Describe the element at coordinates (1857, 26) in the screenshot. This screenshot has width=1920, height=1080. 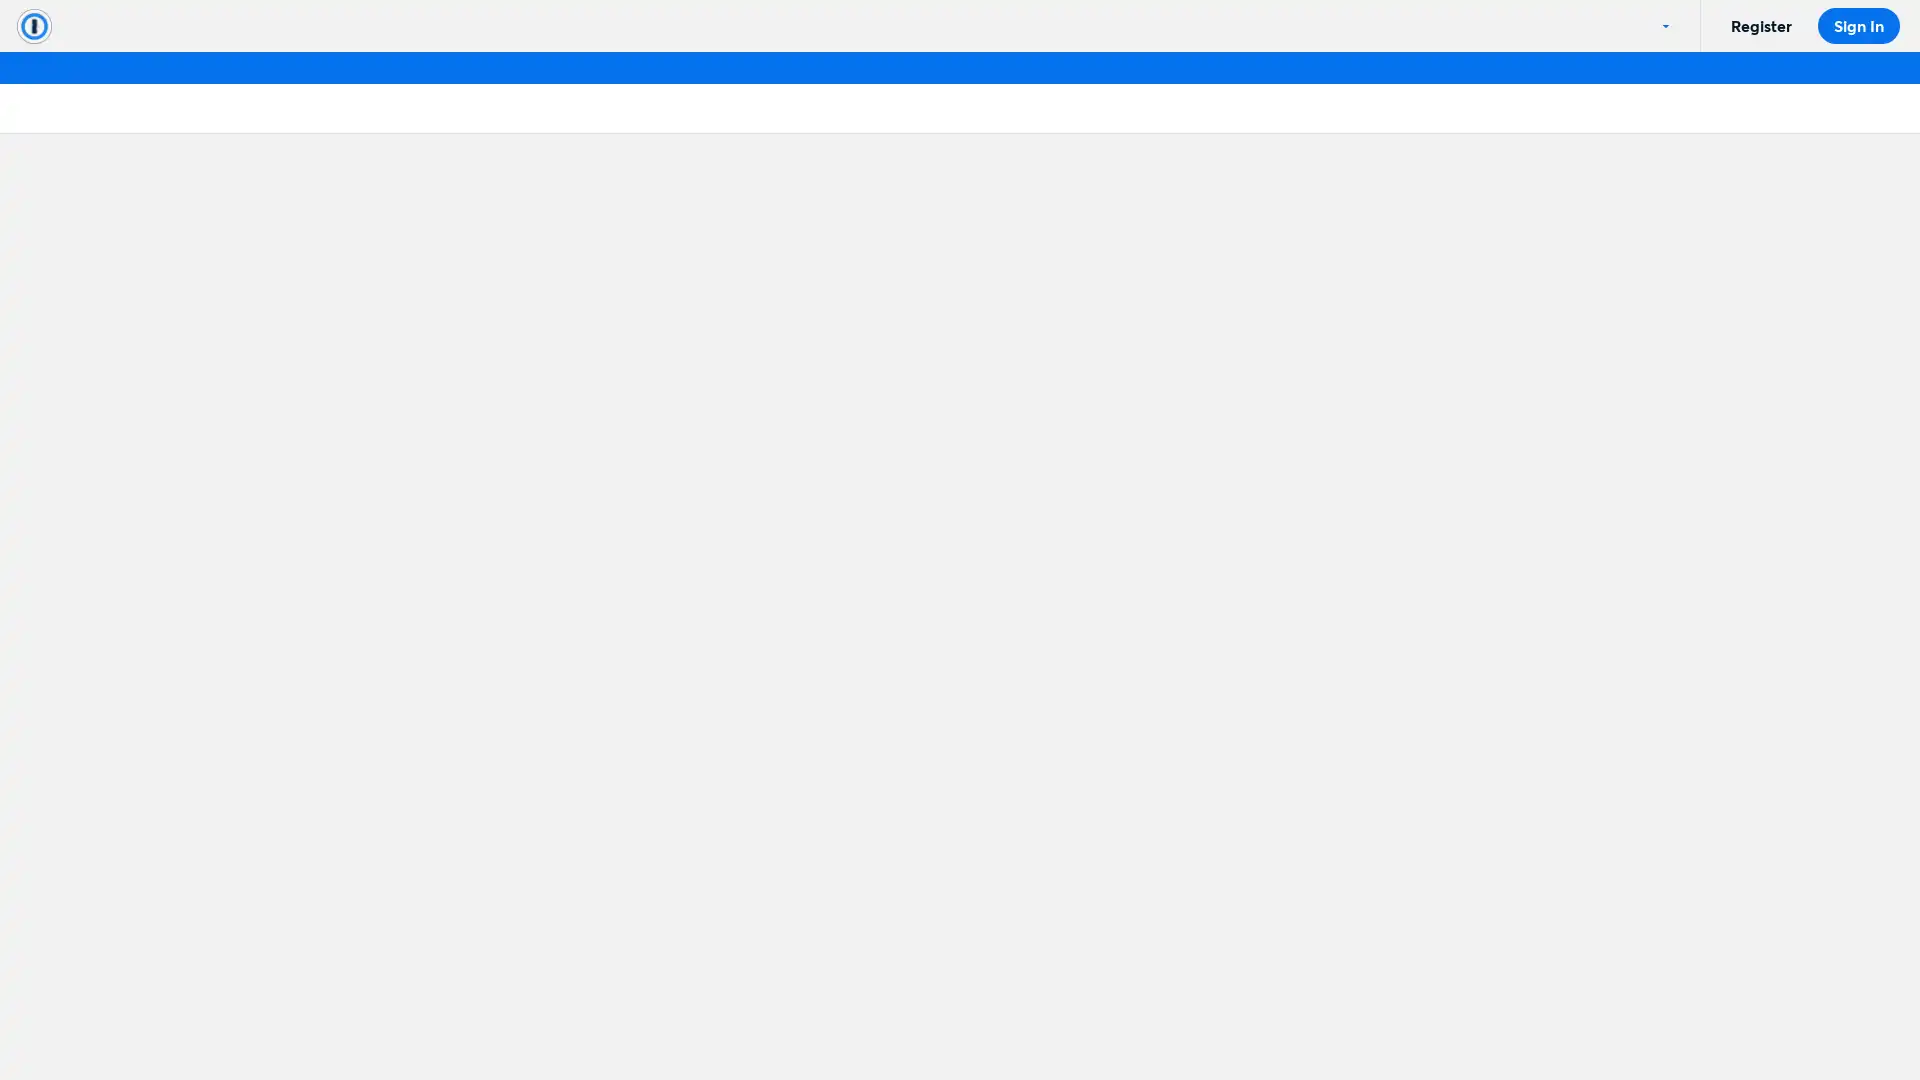
I see `Sign In` at that location.